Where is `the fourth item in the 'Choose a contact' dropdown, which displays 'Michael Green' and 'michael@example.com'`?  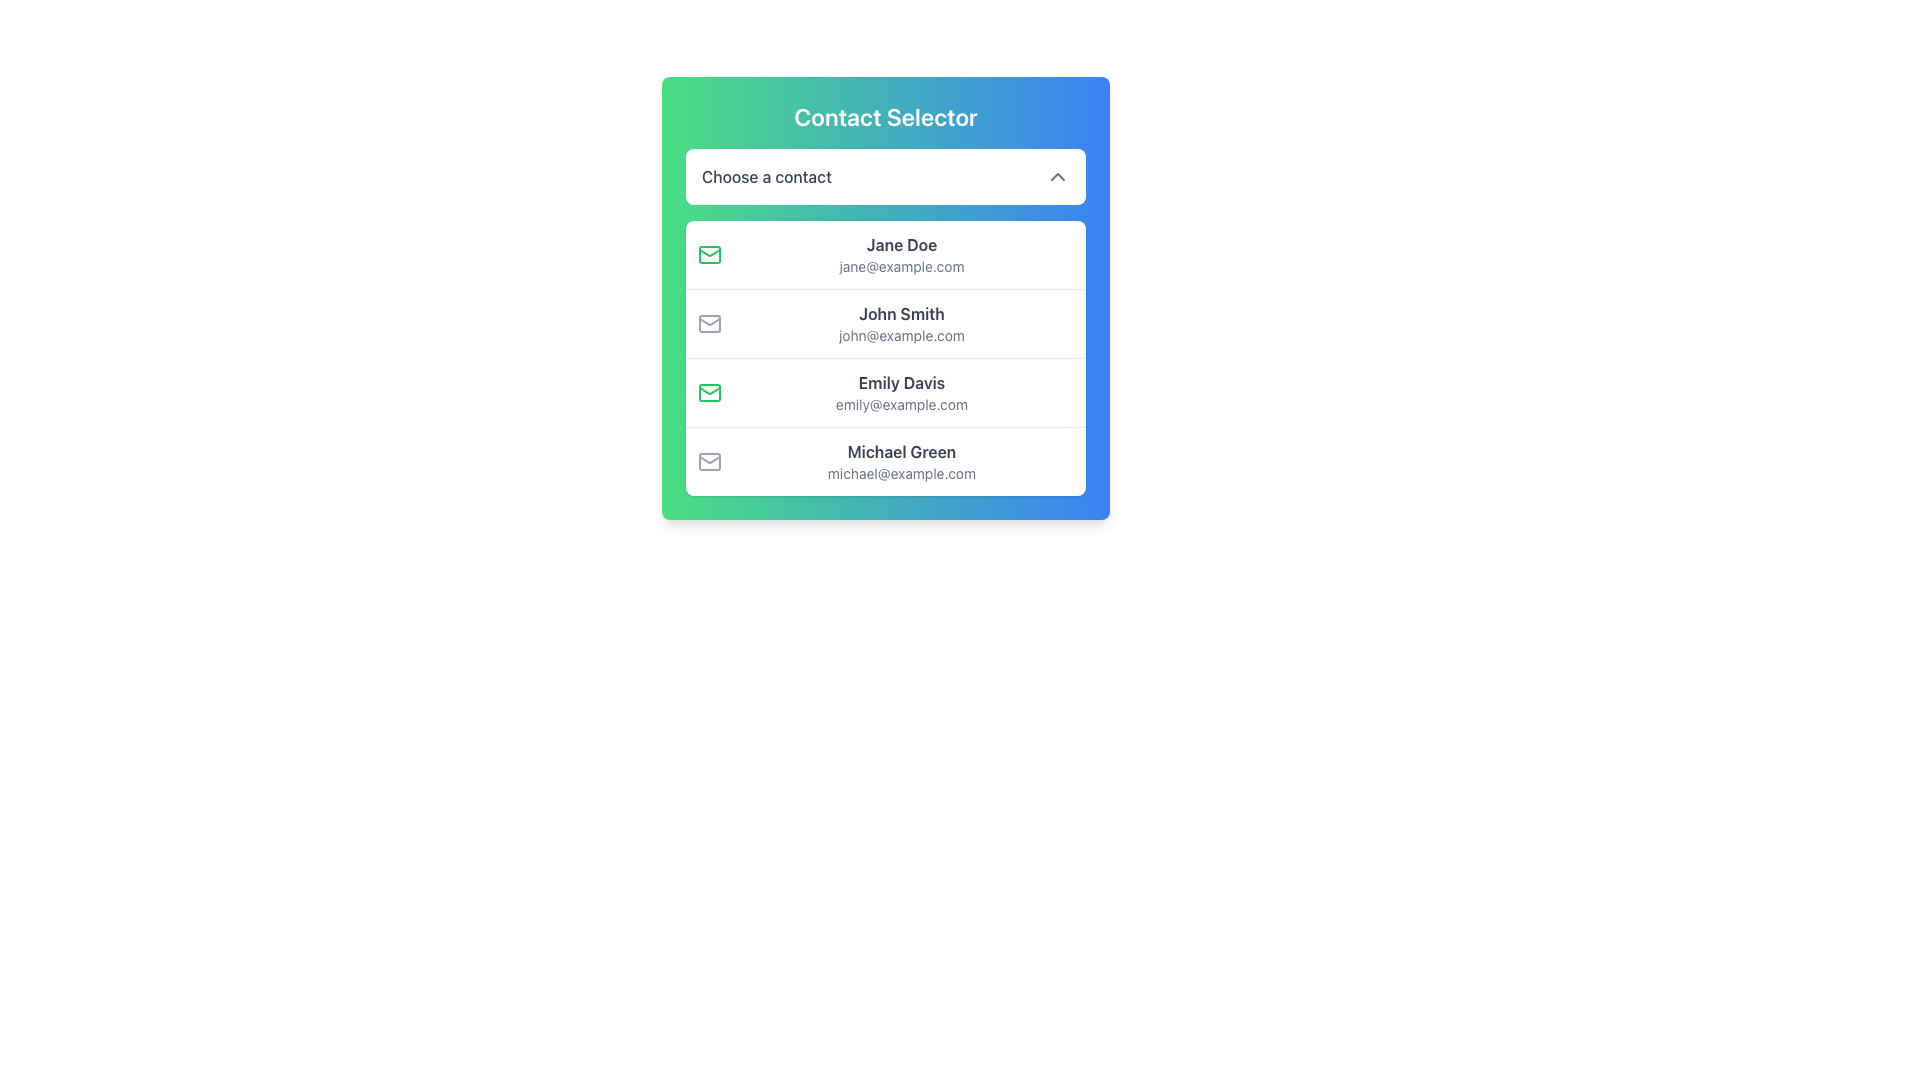
the fourth item in the 'Choose a contact' dropdown, which displays 'Michael Green' and 'michael@example.com' is located at coordinates (901, 462).